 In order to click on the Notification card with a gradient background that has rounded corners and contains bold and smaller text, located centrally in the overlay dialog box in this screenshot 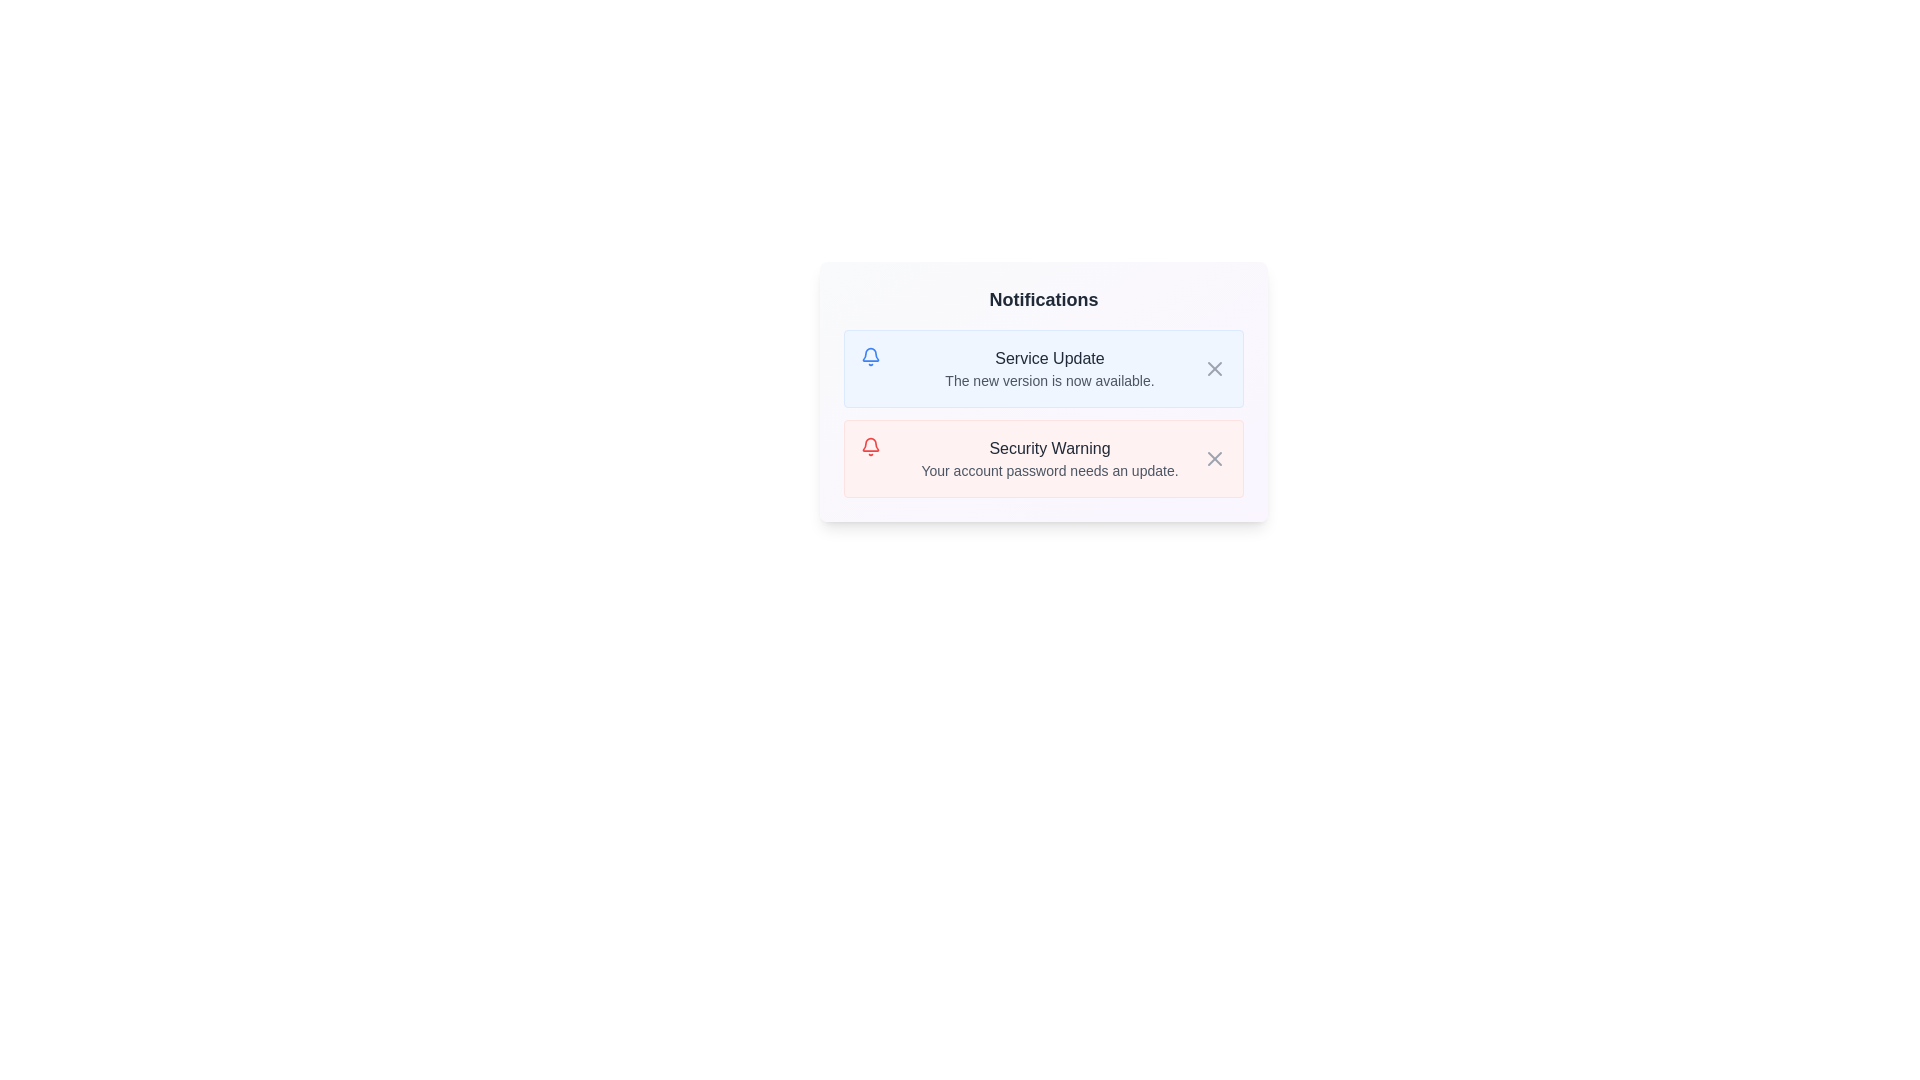, I will do `click(1042, 392)`.